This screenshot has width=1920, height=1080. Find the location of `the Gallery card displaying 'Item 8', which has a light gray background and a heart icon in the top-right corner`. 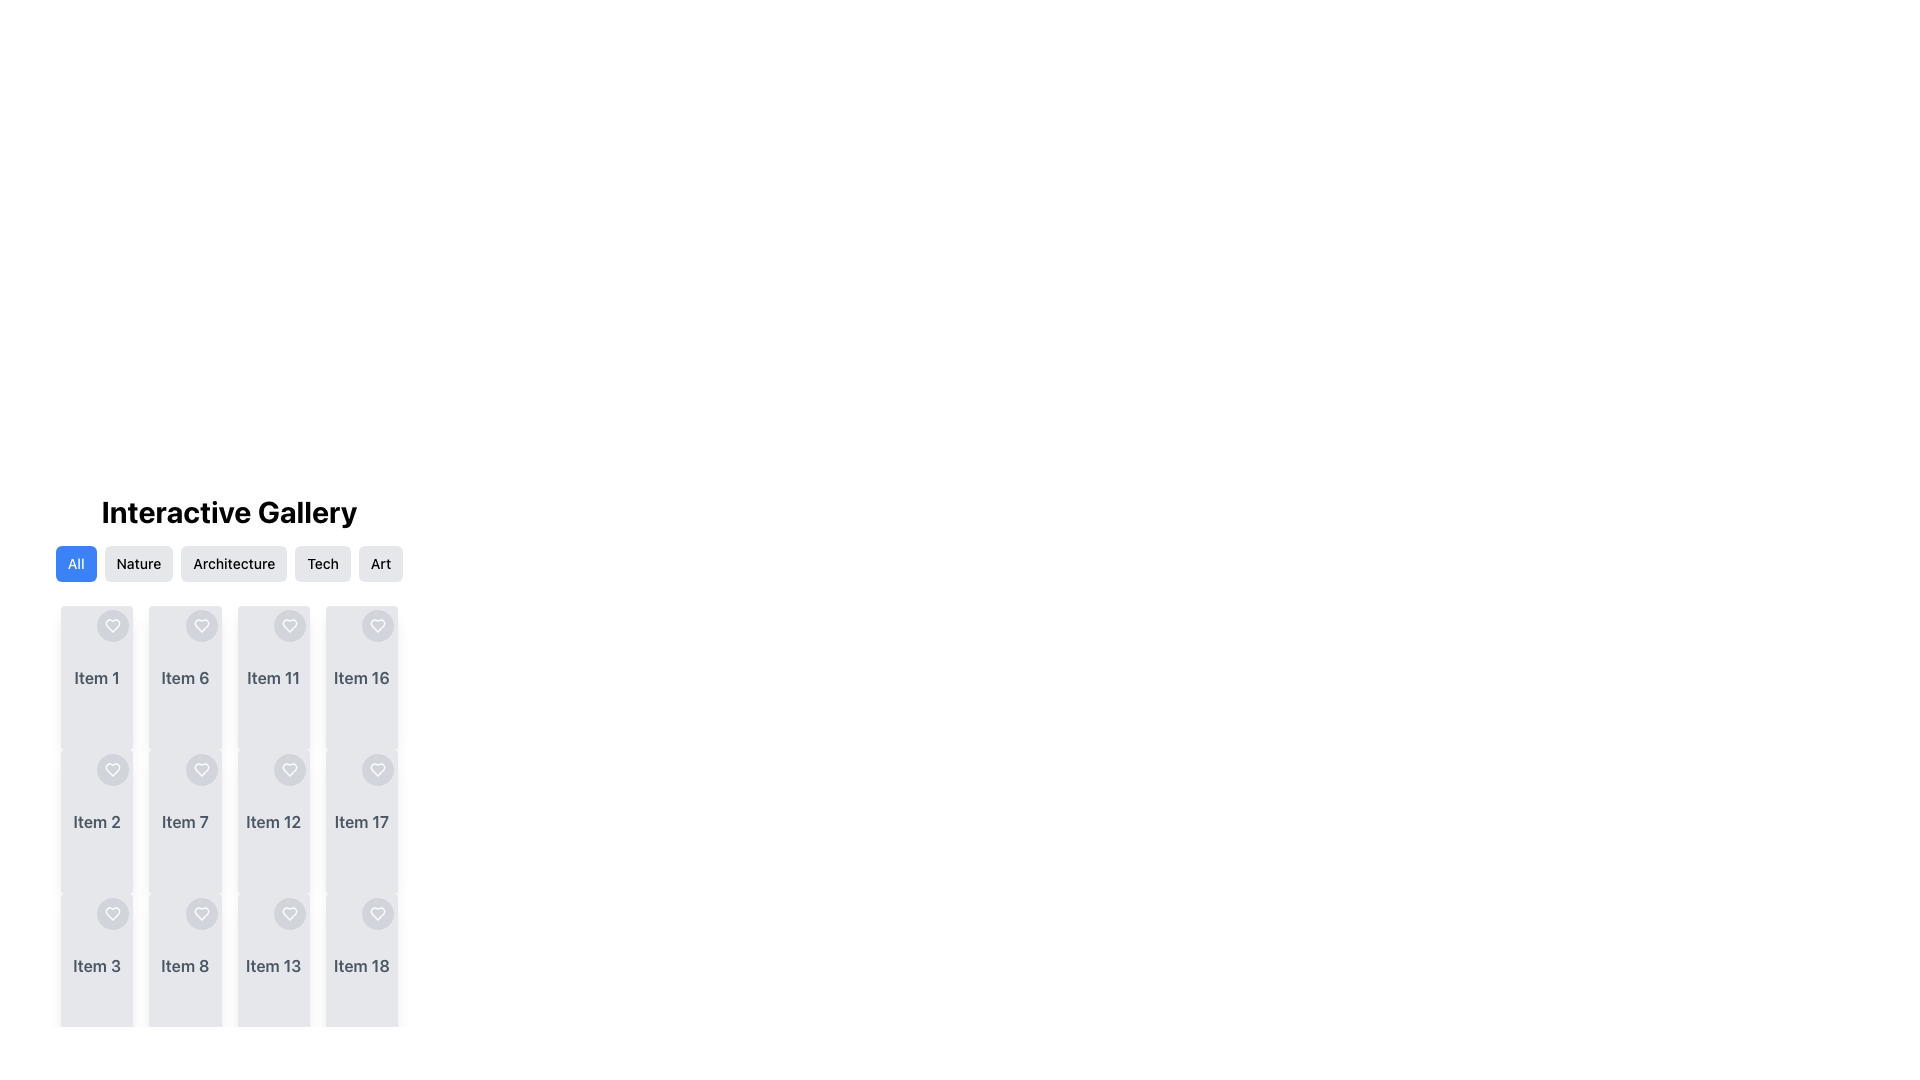

the Gallery card displaying 'Item 8', which has a light gray background and a heart icon in the top-right corner is located at coordinates (185, 964).